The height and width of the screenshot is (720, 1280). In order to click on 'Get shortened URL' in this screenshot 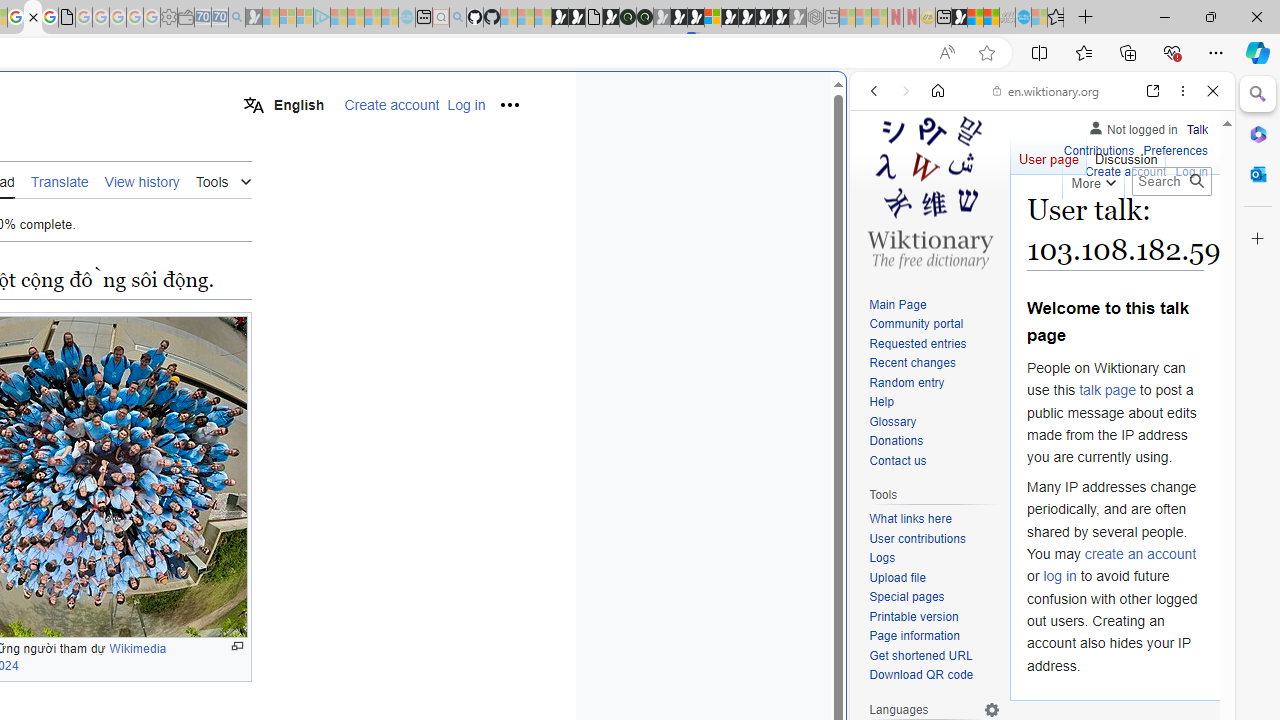, I will do `click(919, 655)`.